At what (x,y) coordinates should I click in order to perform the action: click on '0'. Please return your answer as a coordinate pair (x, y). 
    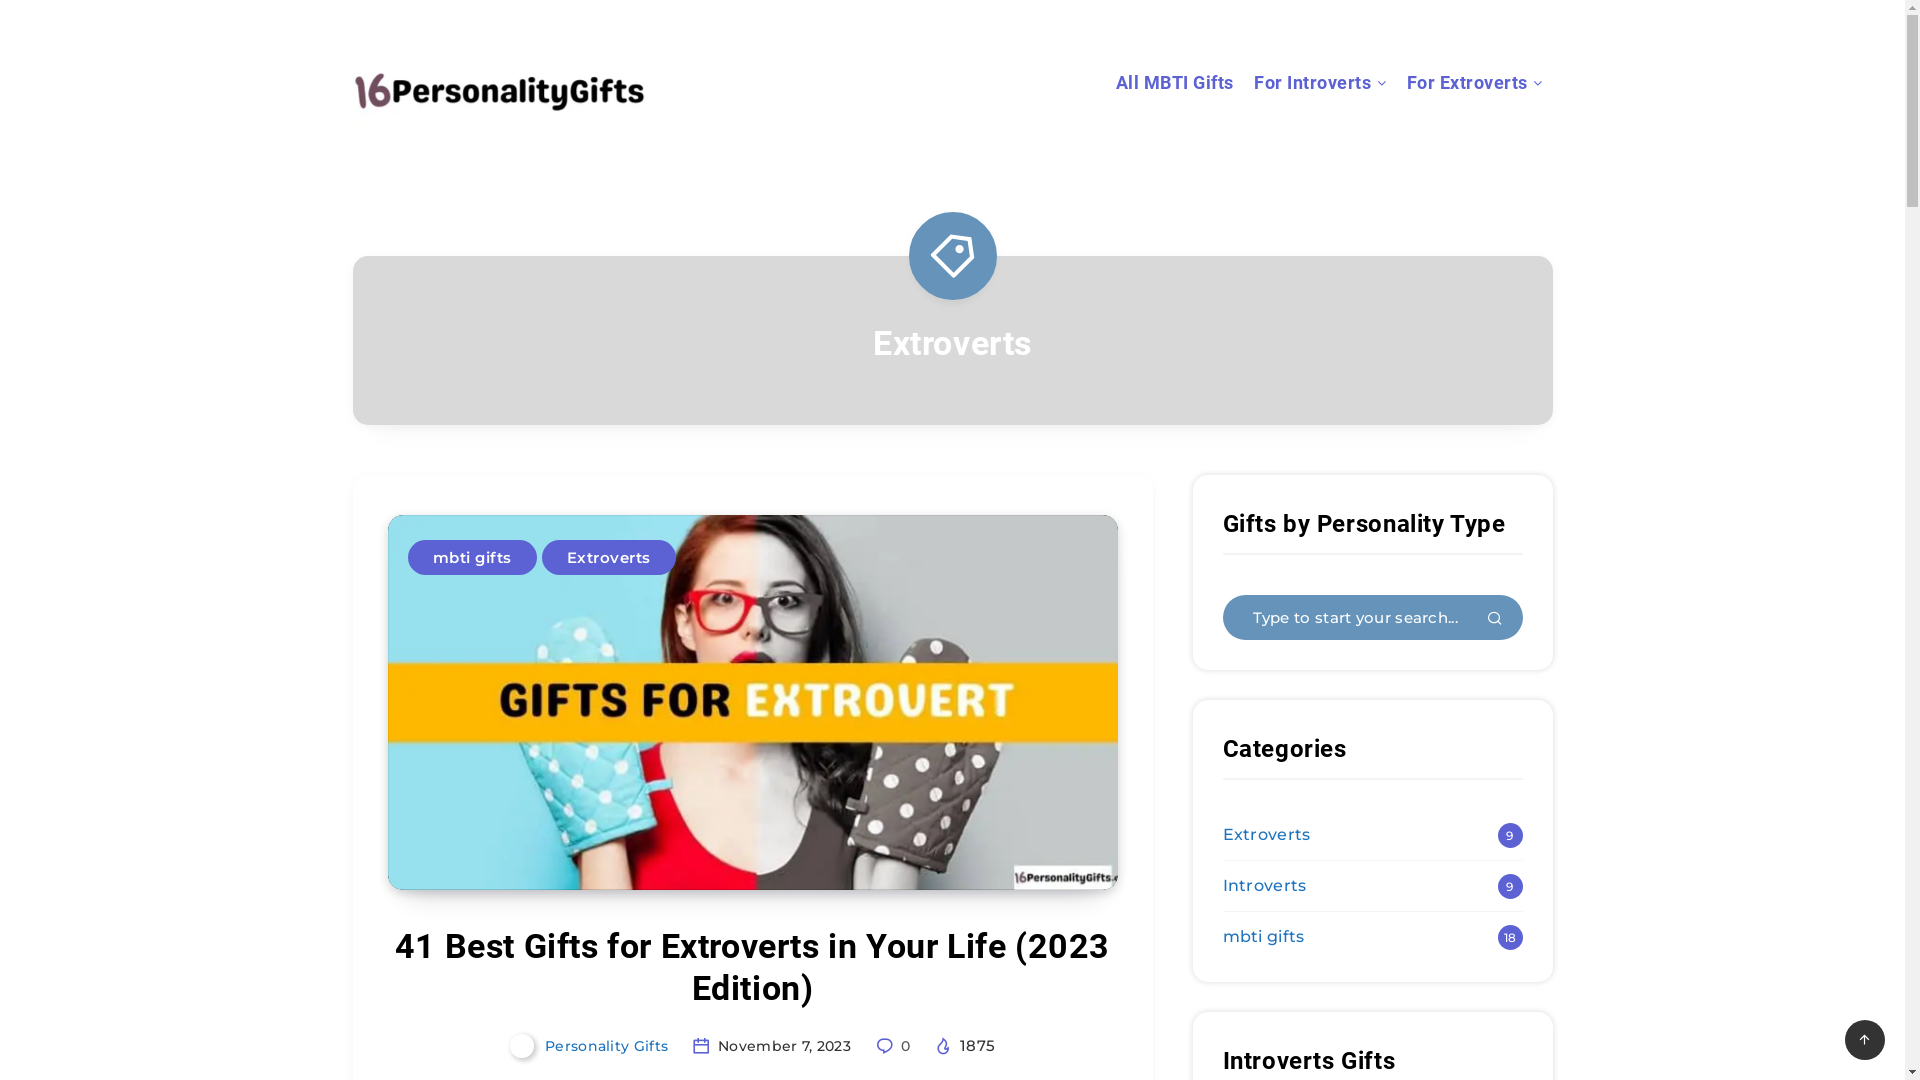
    Looking at the image, I should click on (893, 1044).